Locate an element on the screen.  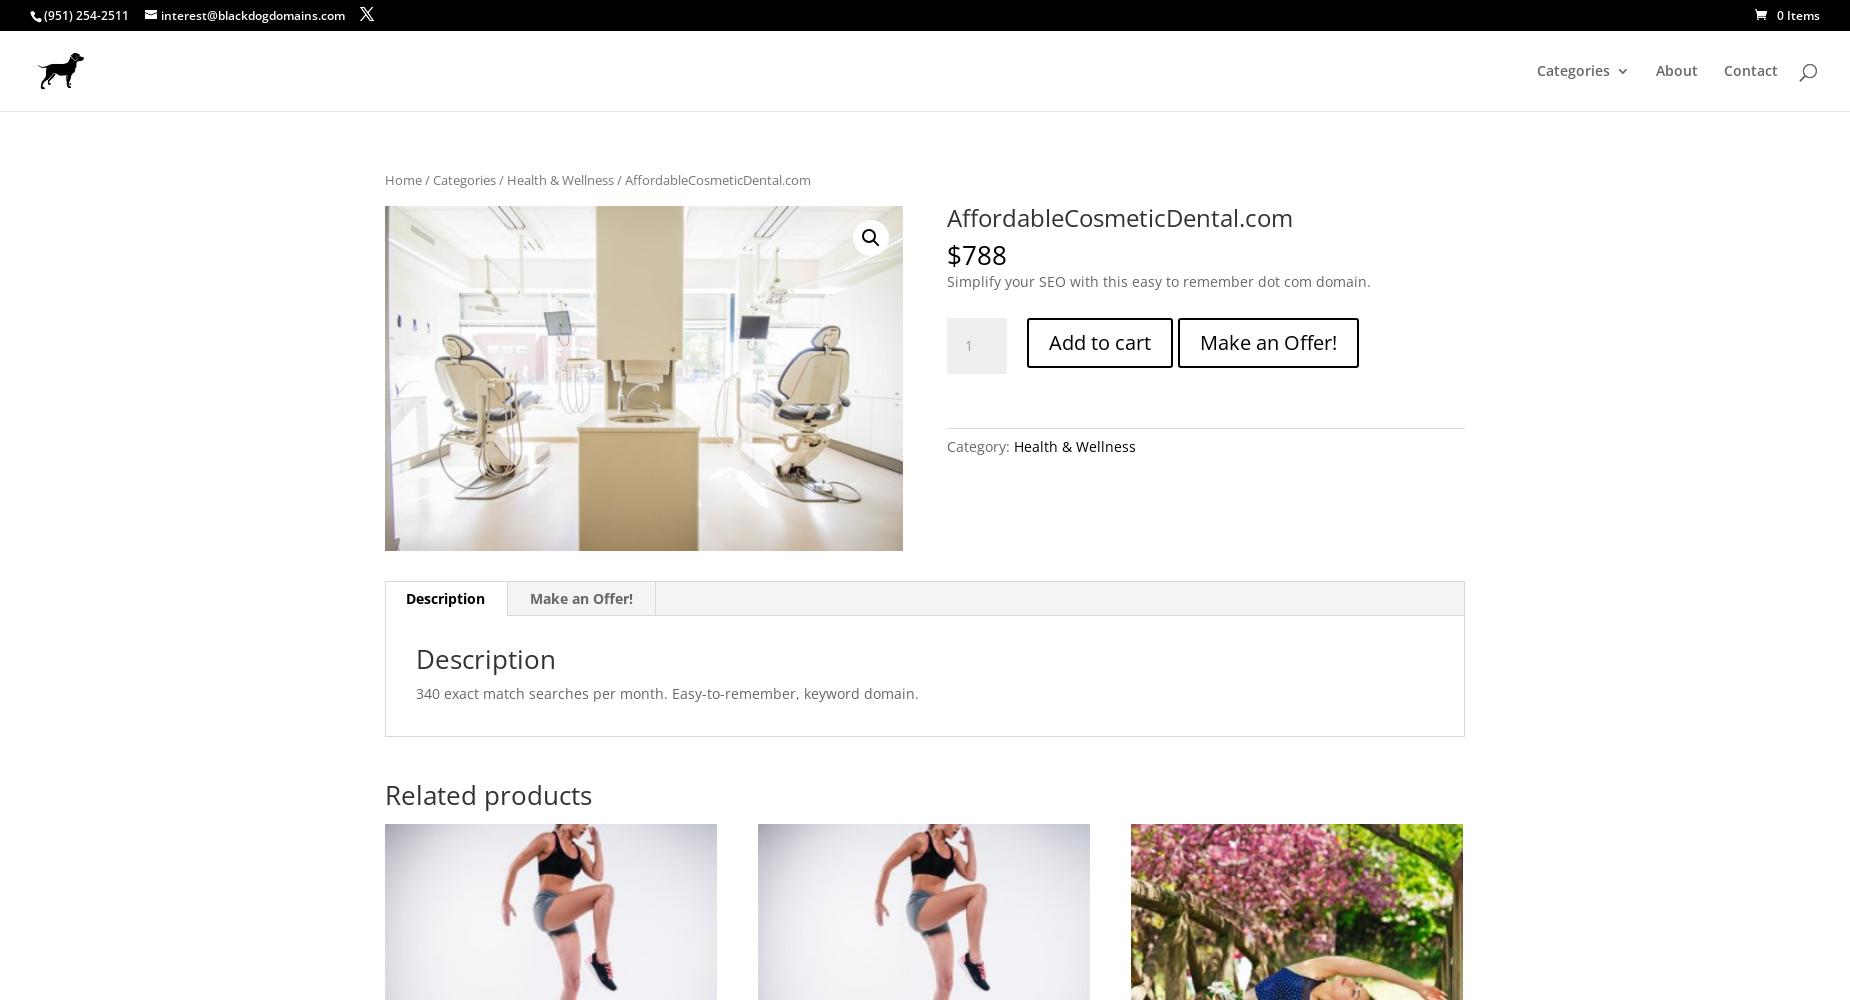
'Shopping' is located at coordinates (1609, 633).